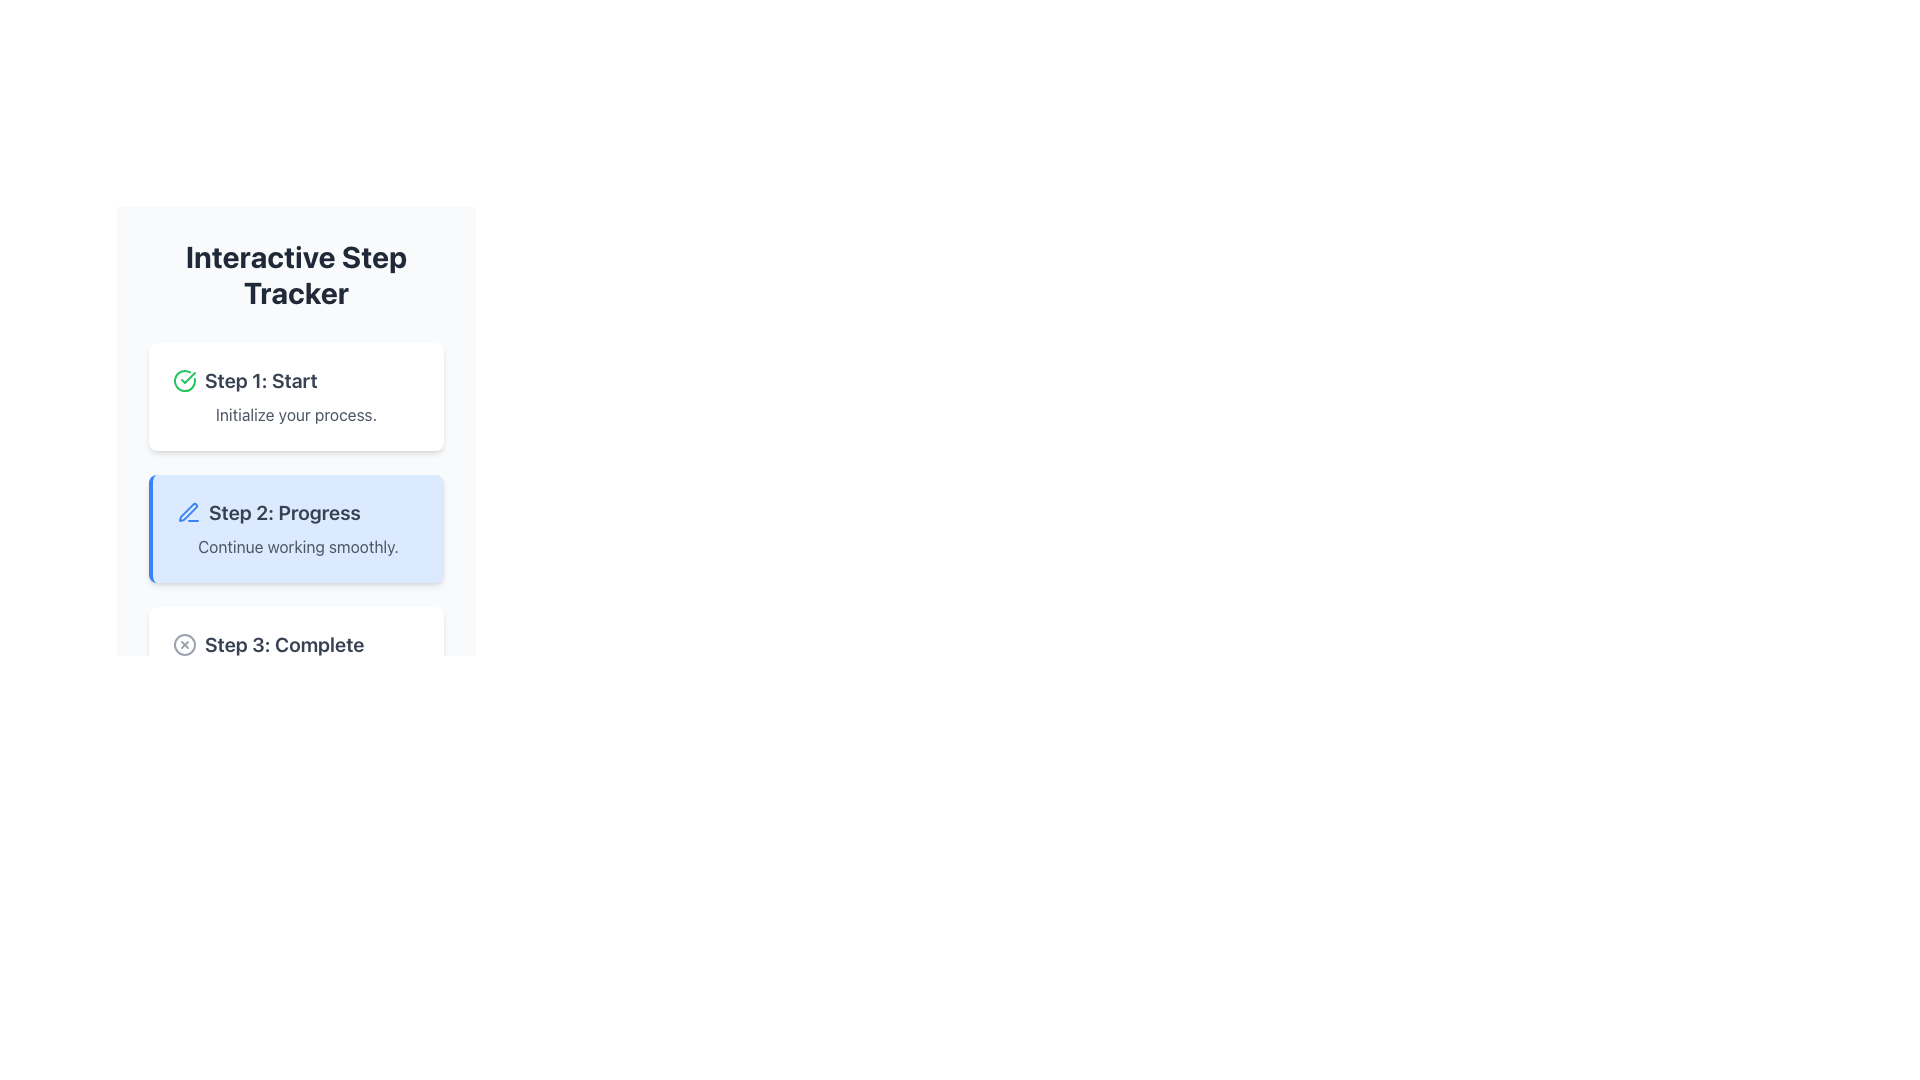  What do you see at coordinates (185, 381) in the screenshot?
I see `the circular green icon with a check mark inside, which represents the completed first step in the 'Interactive Step Tracker' section, located to the left of the text 'Step 1: Start'` at bounding box center [185, 381].